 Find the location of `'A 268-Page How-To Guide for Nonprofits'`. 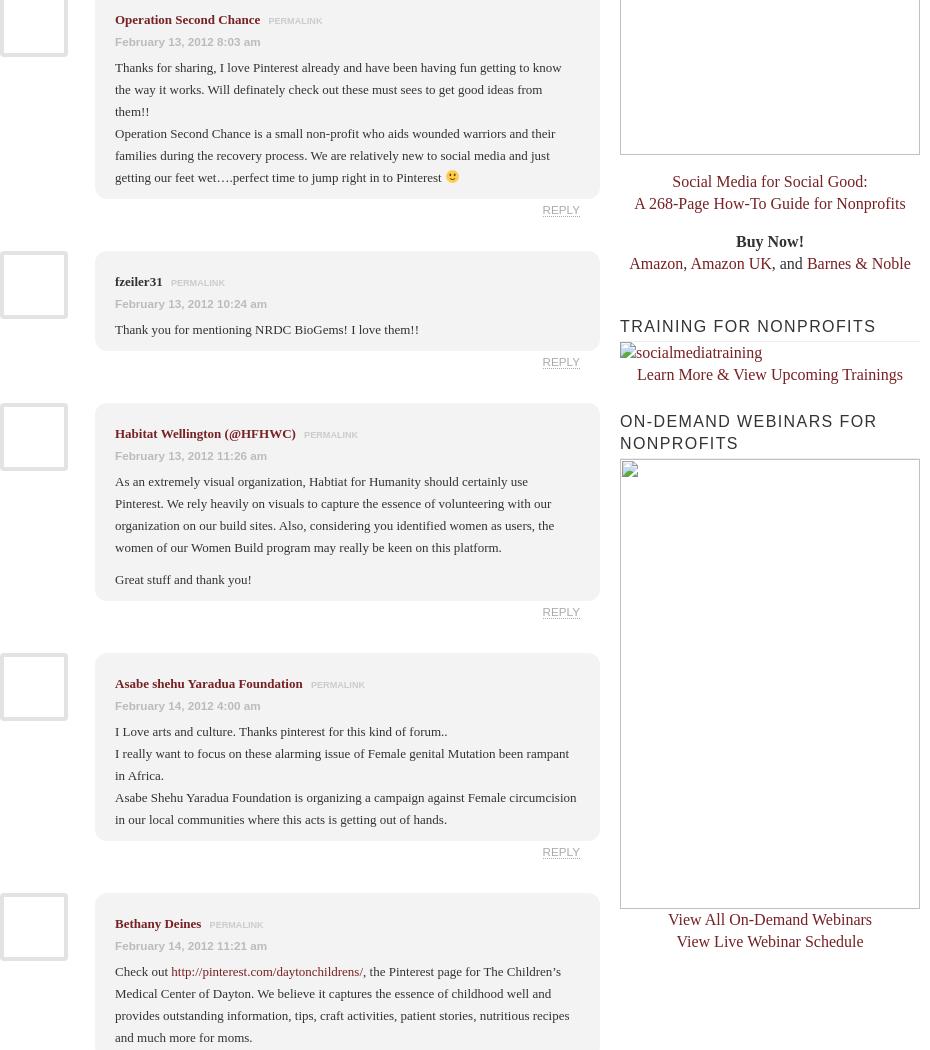

'A 268-Page How-To Guide for Nonprofits' is located at coordinates (632, 202).